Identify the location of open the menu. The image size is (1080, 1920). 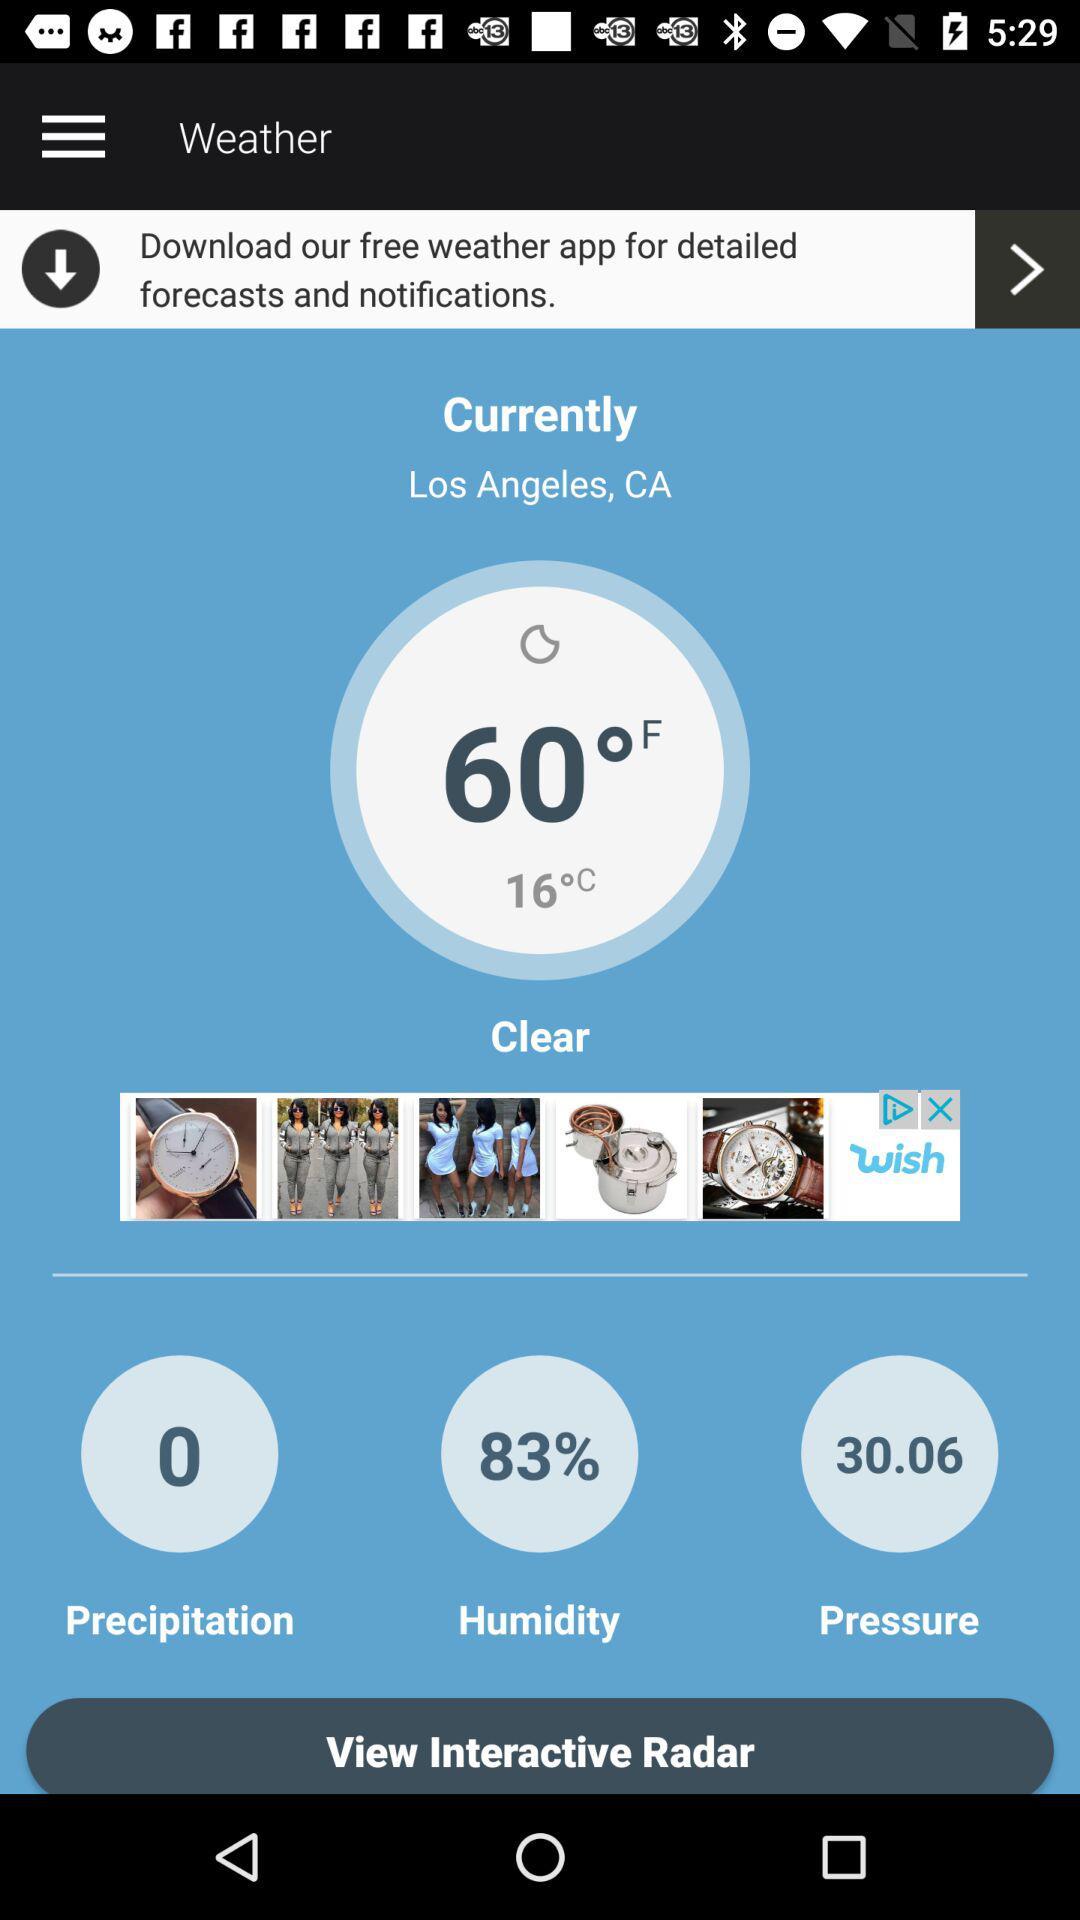
(72, 135).